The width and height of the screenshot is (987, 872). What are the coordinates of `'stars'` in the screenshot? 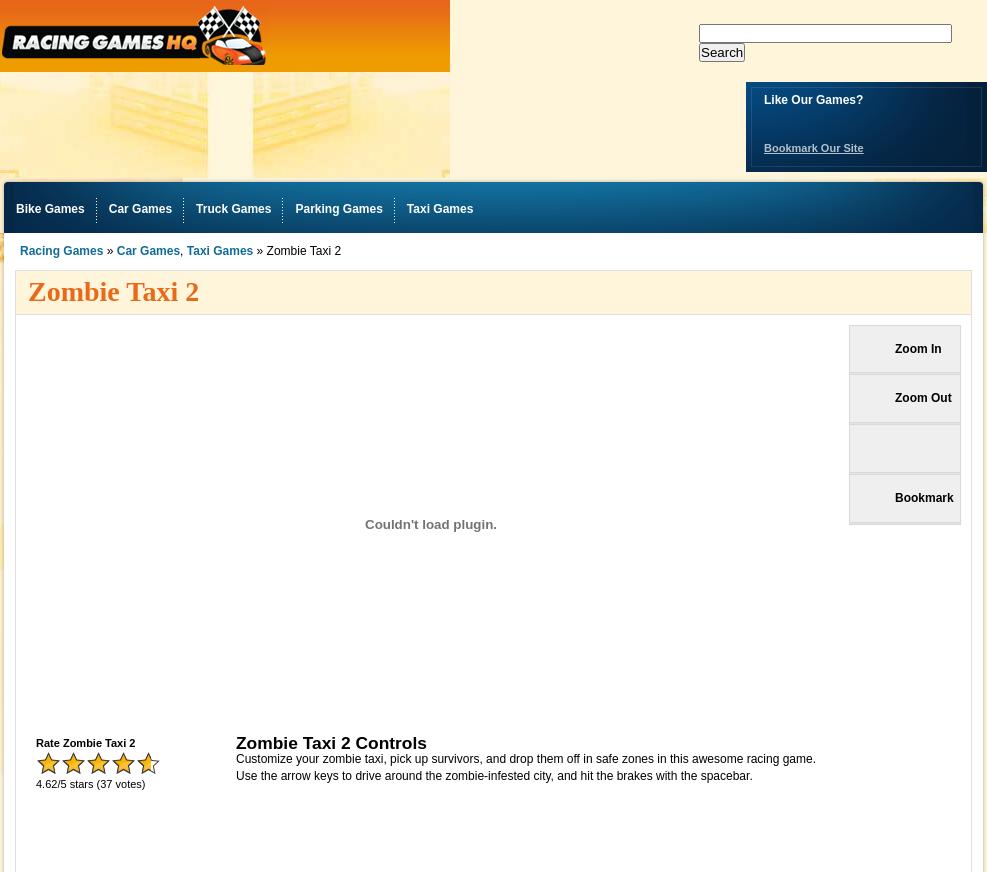 It's located at (81, 784).